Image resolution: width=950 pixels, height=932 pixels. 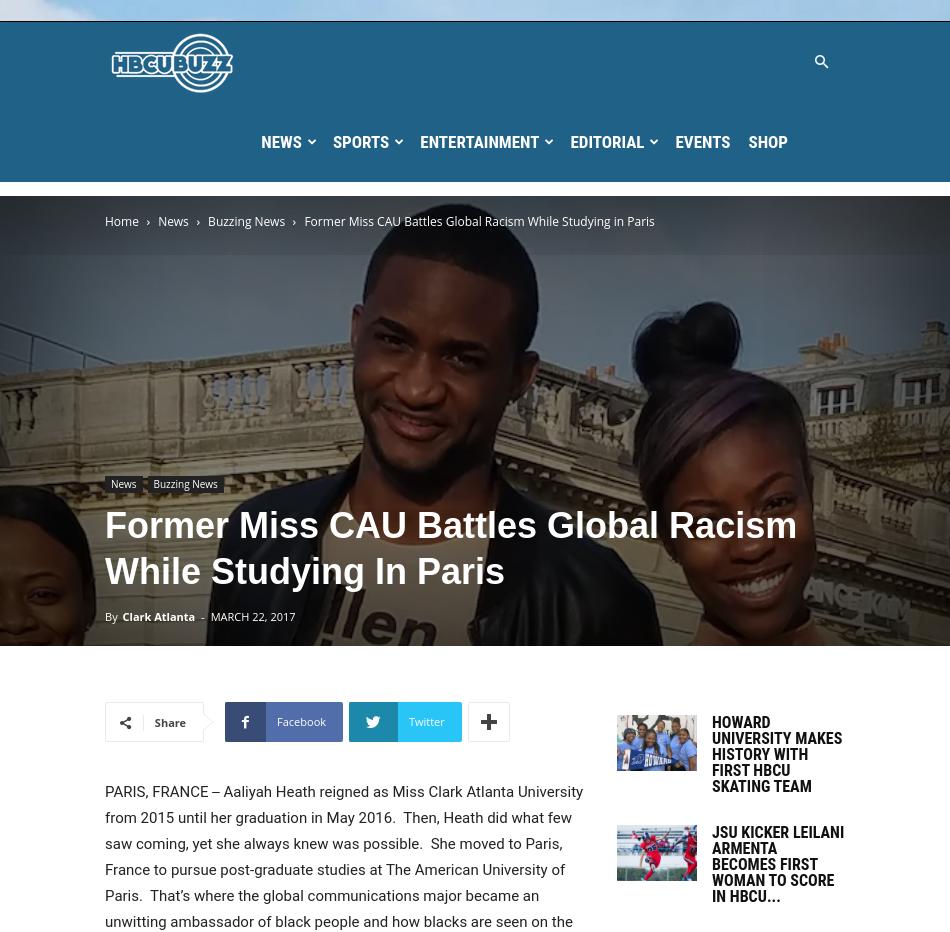 I want to click on 'Facebook', so click(x=300, y=720).